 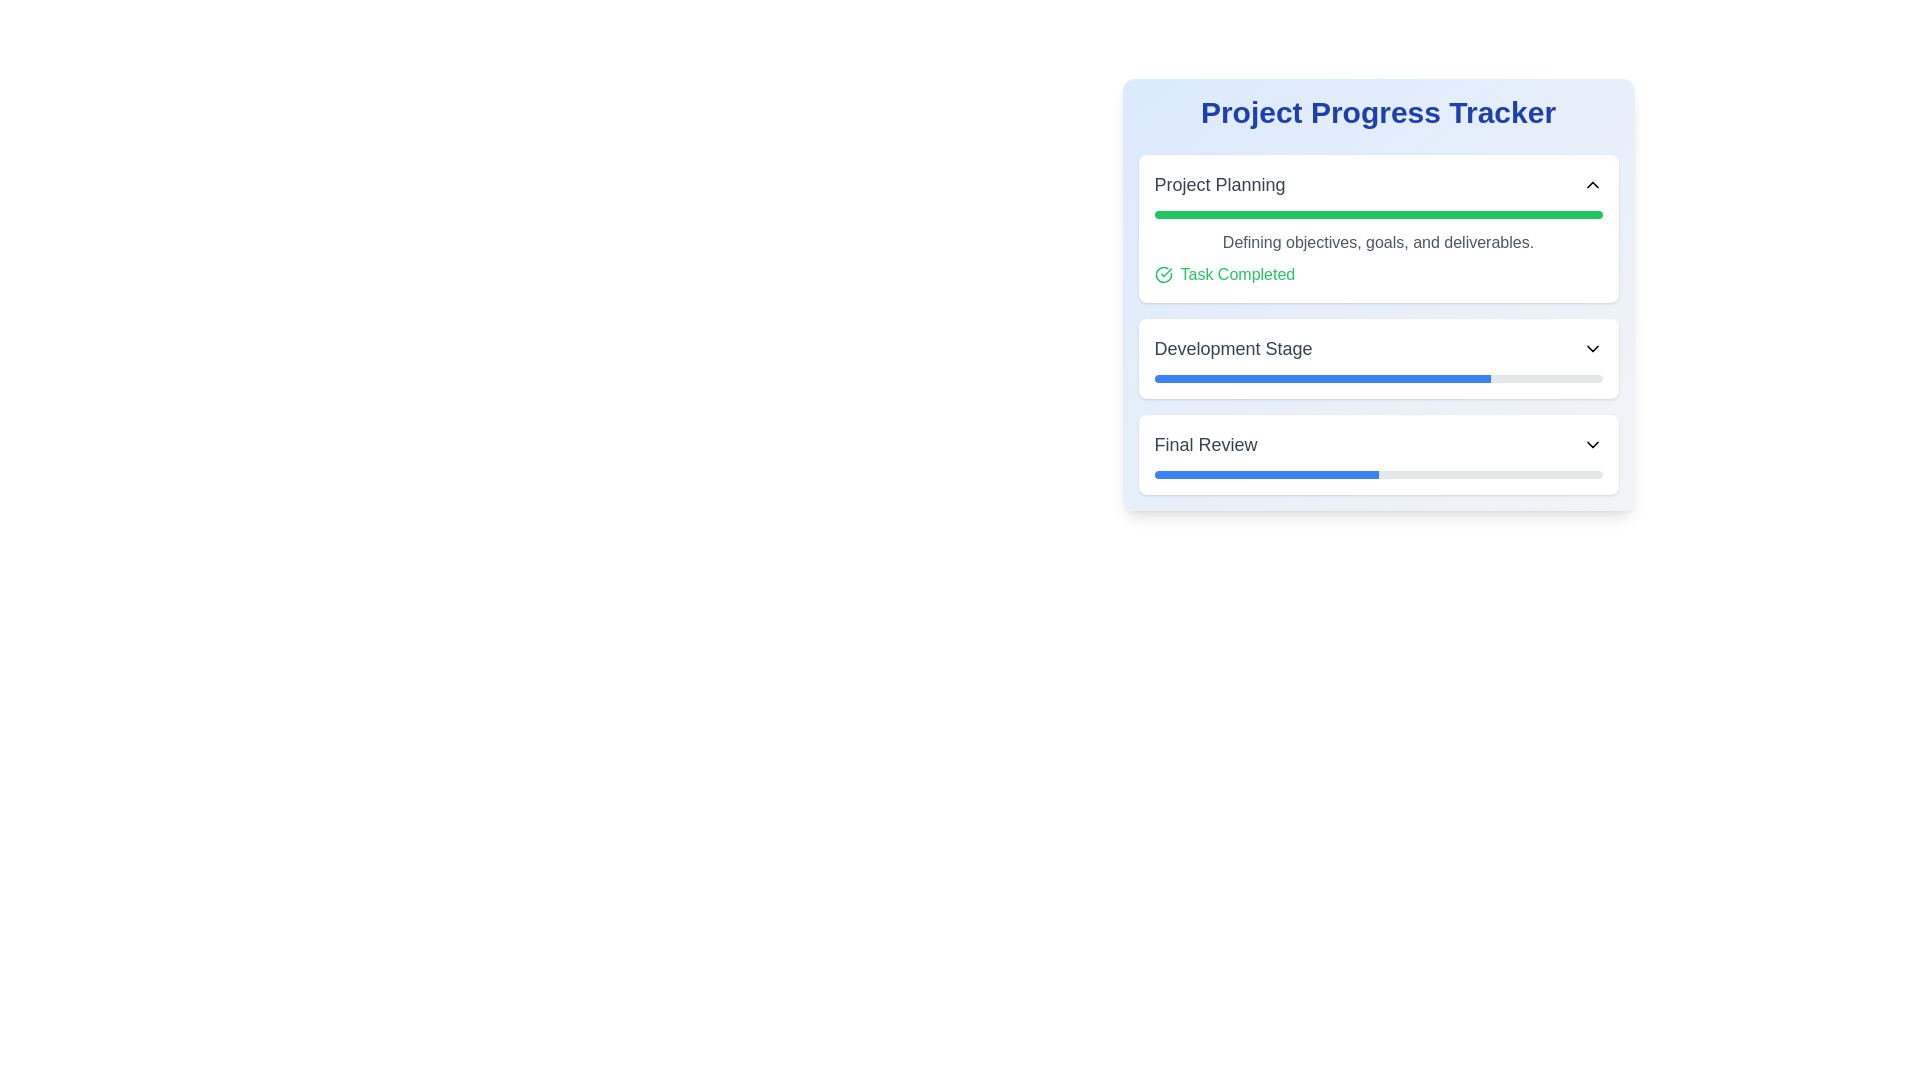 What do you see at coordinates (1322, 378) in the screenshot?
I see `the Progress bar indicating 75% completion of the Development Stage in the Project Progress Tracker panel` at bounding box center [1322, 378].